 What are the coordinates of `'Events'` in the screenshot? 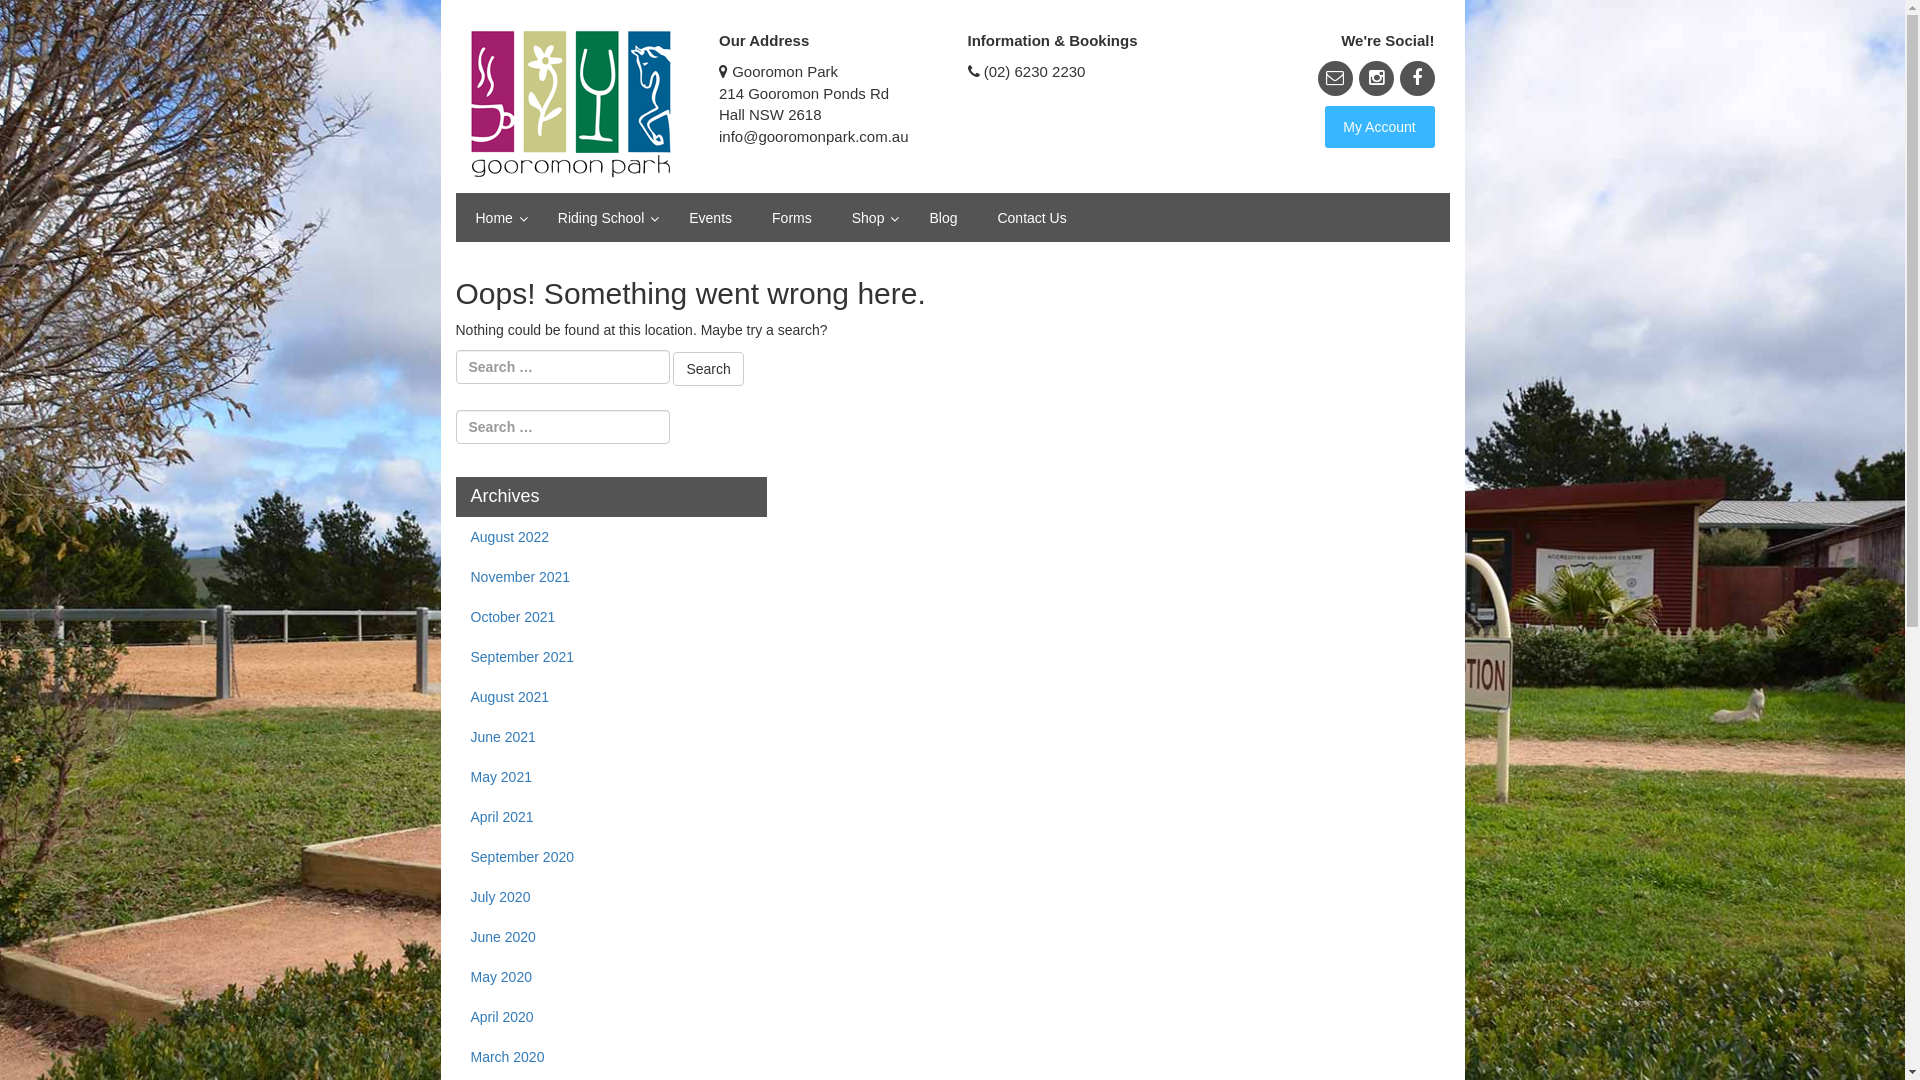 It's located at (710, 217).